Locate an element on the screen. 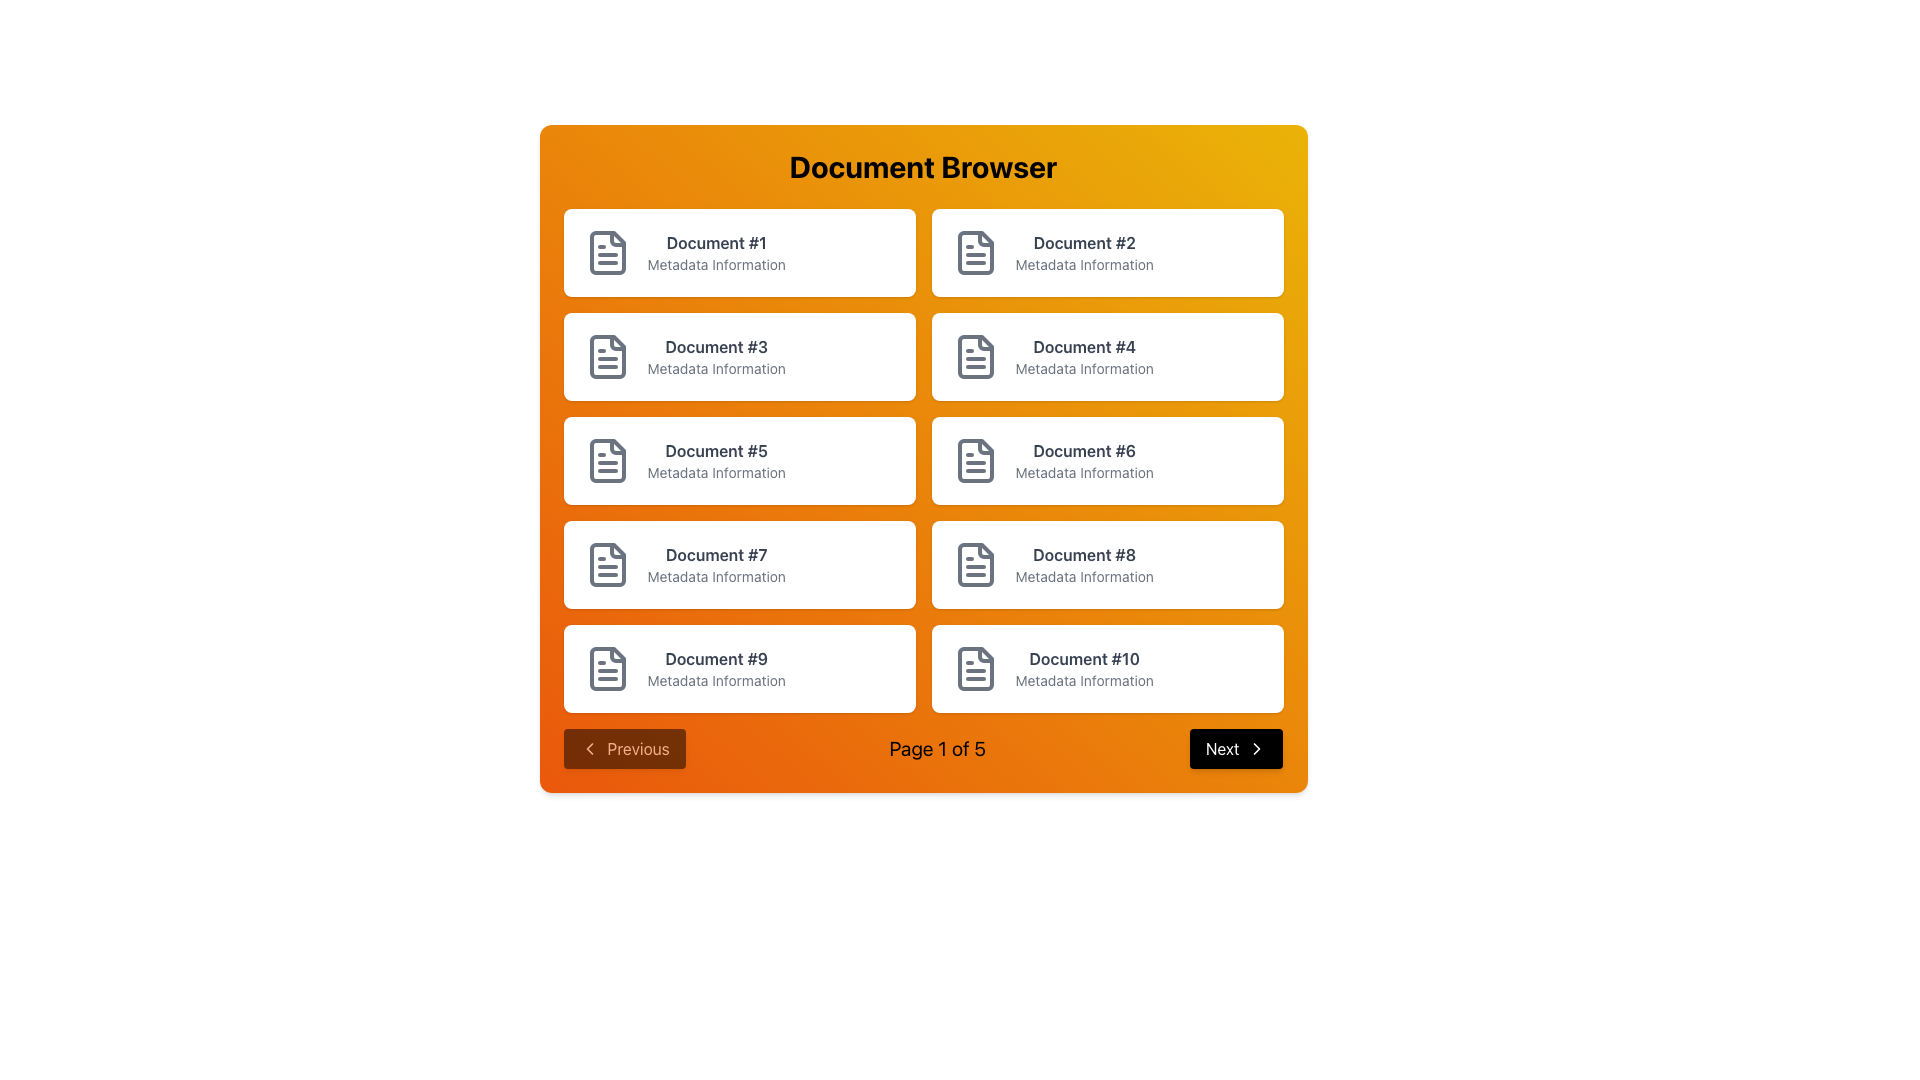 This screenshot has width=1920, height=1080. the text label for 'Document #9' is located at coordinates (716, 659).